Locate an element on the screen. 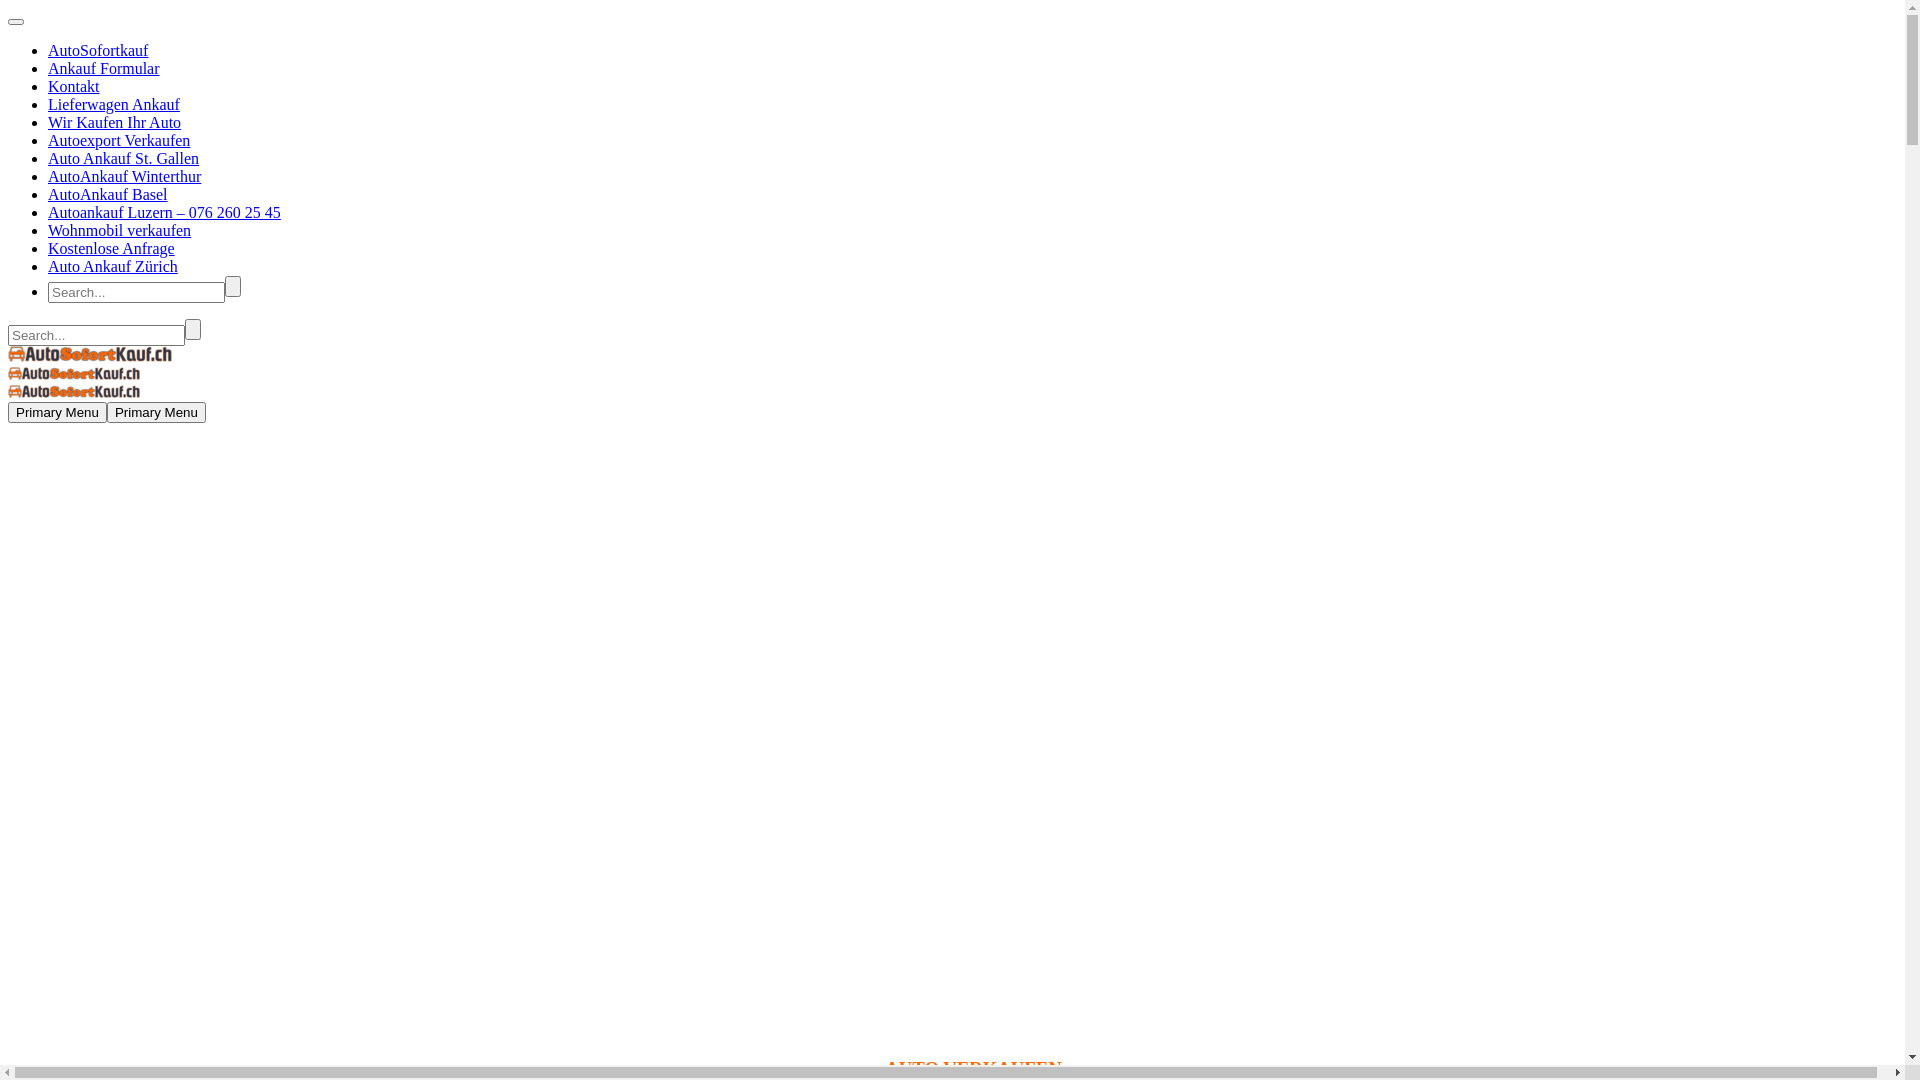 The height and width of the screenshot is (1080, 1920). 'Auto Ankauf St. Gallen' is located at coordinates (122, 157).